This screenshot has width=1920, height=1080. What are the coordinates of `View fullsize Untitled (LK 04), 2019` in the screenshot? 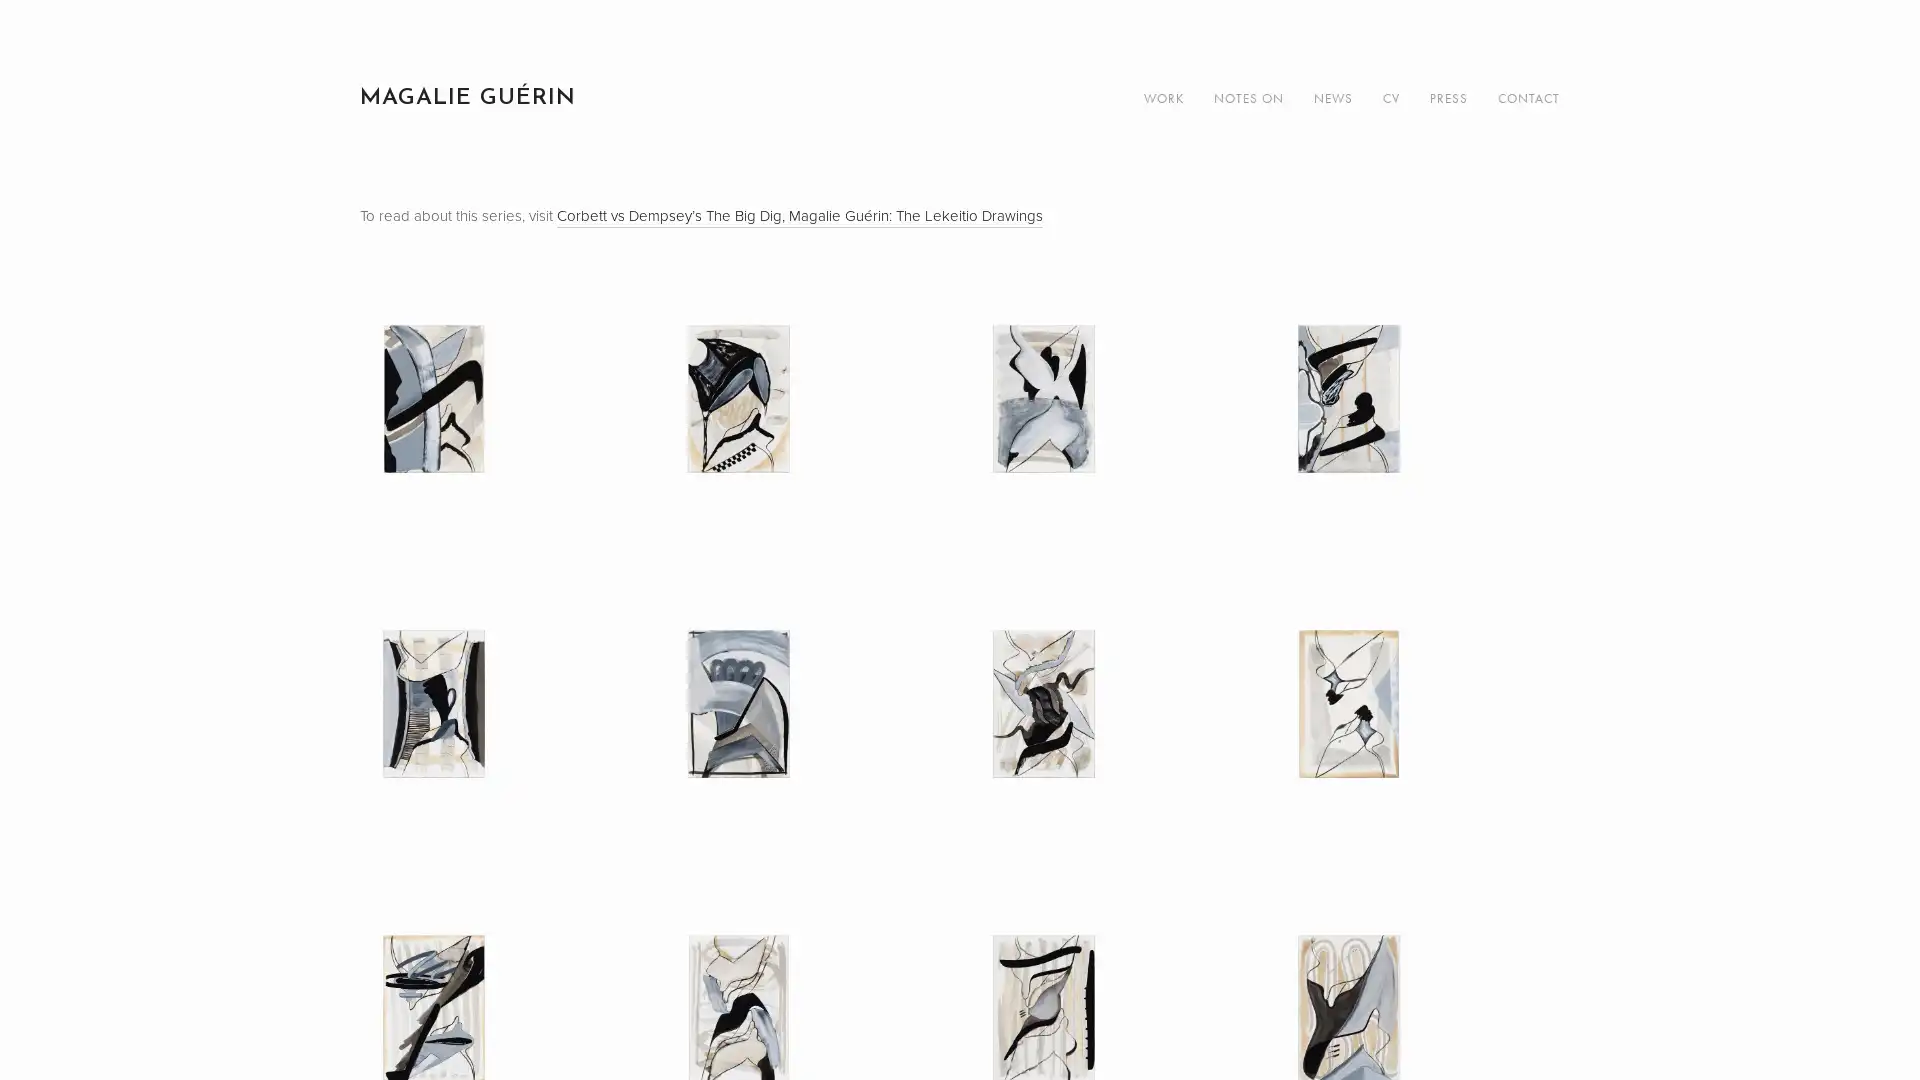 It's located at (1416, 467).